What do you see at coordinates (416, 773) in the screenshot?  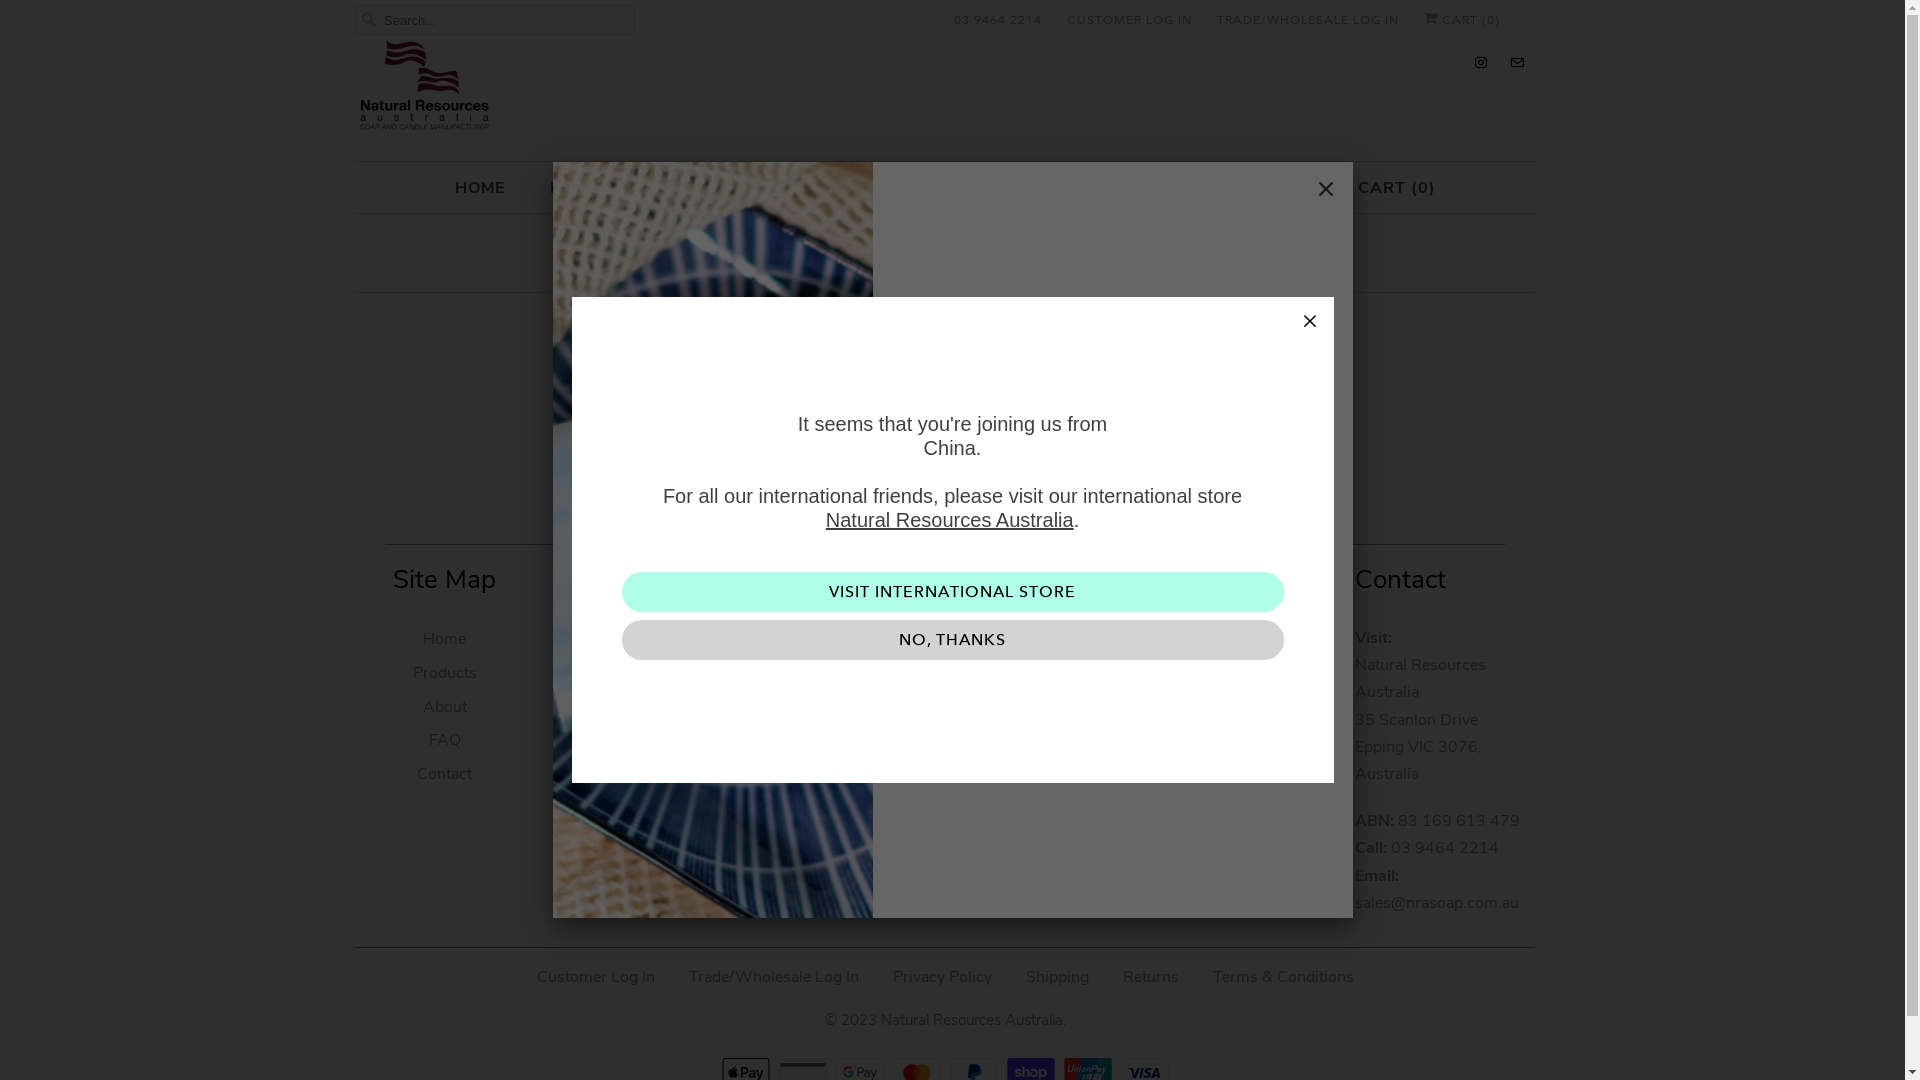 I see `'Contact'` at bounding box center [416, 773].